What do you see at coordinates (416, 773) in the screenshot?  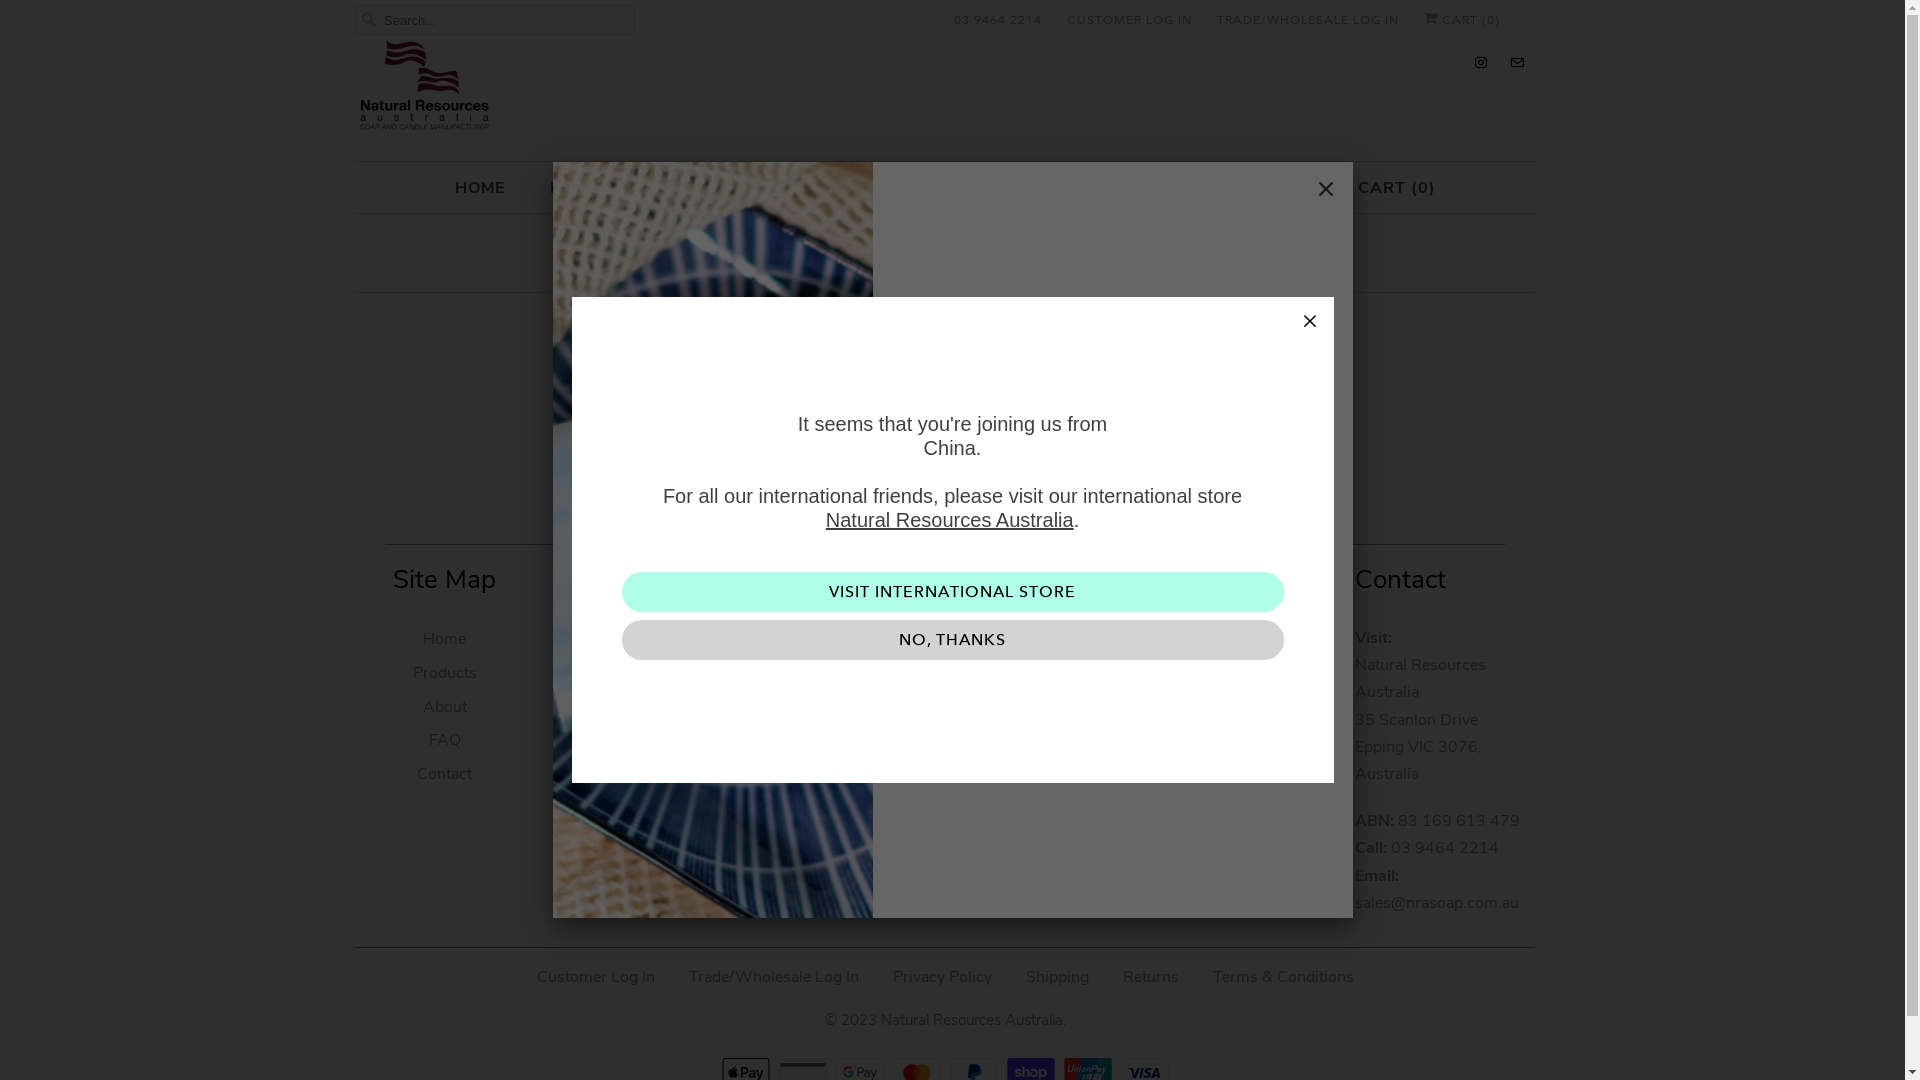 I see `'Contact'` at bounding box center [416, 773].